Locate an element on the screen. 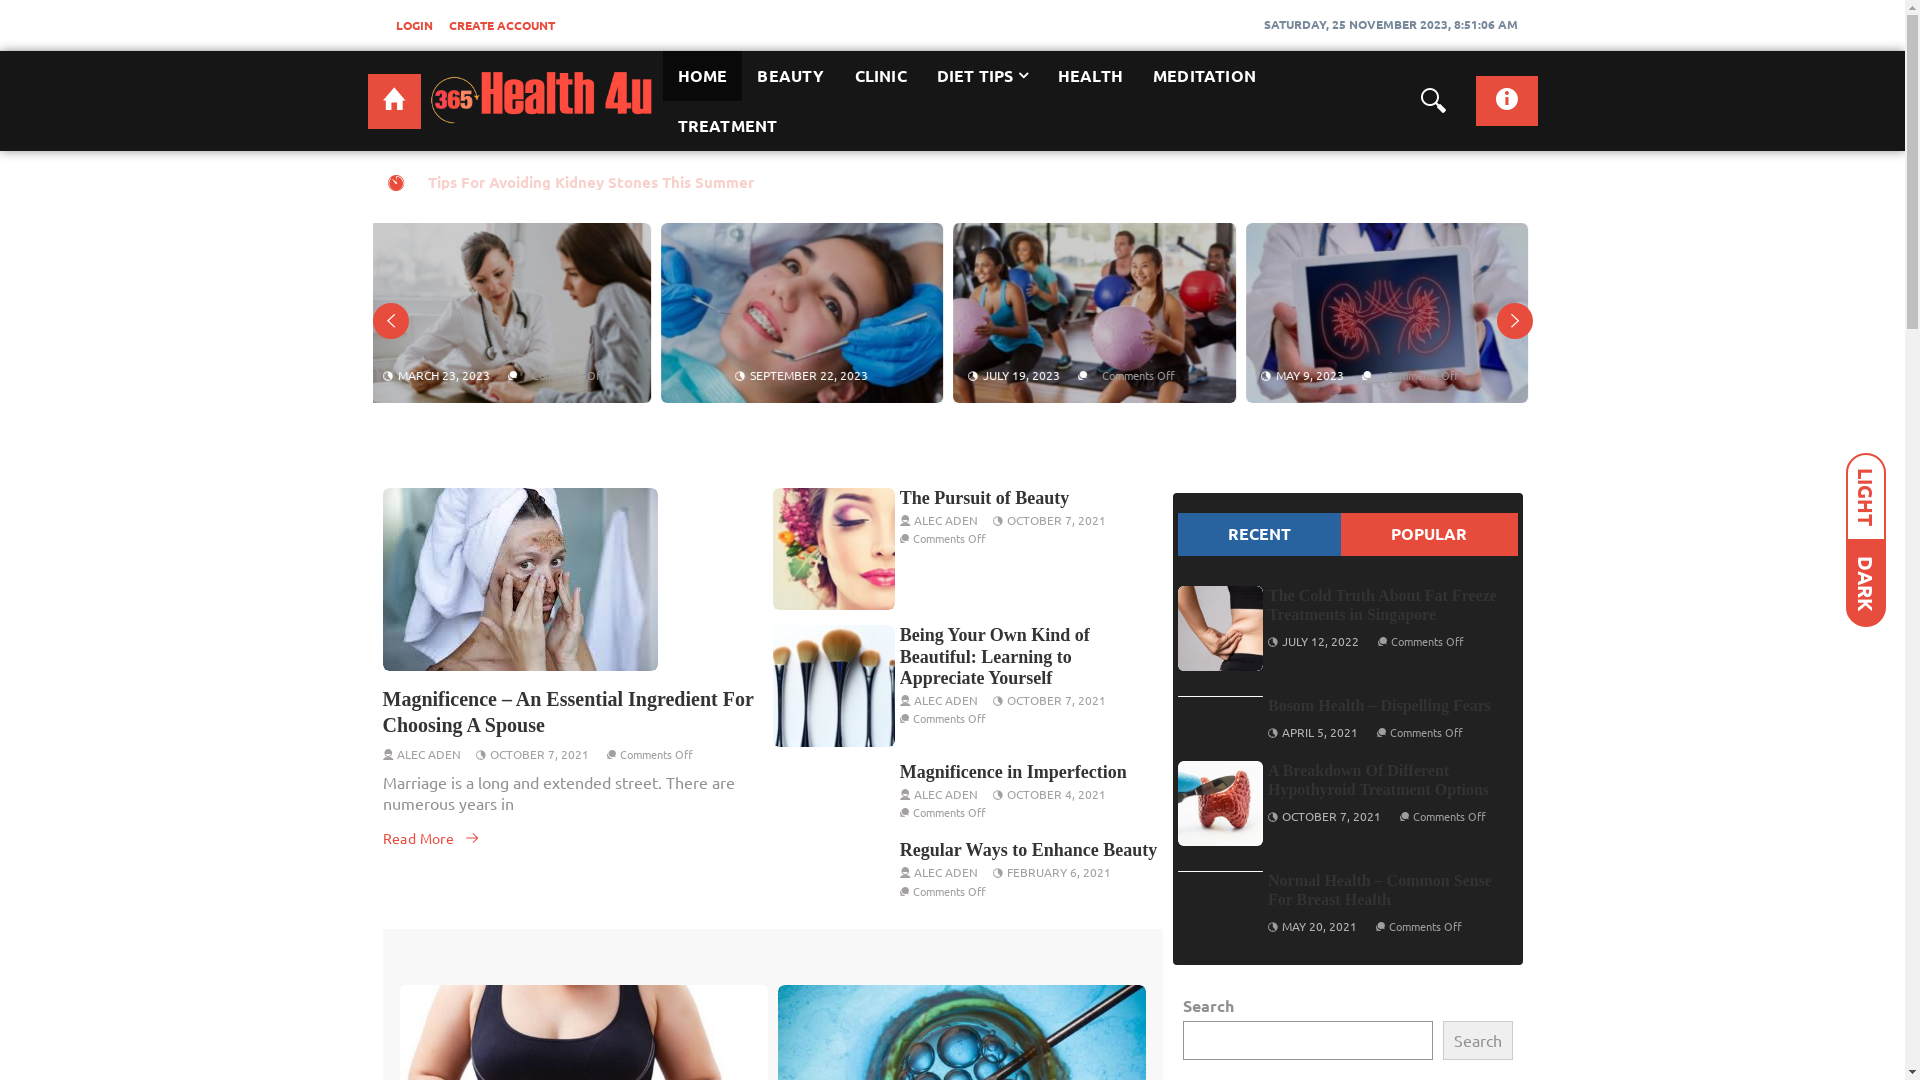  '365 Health 4U: Health and fitness guide for everyone' is located at coordinates (394, 101).